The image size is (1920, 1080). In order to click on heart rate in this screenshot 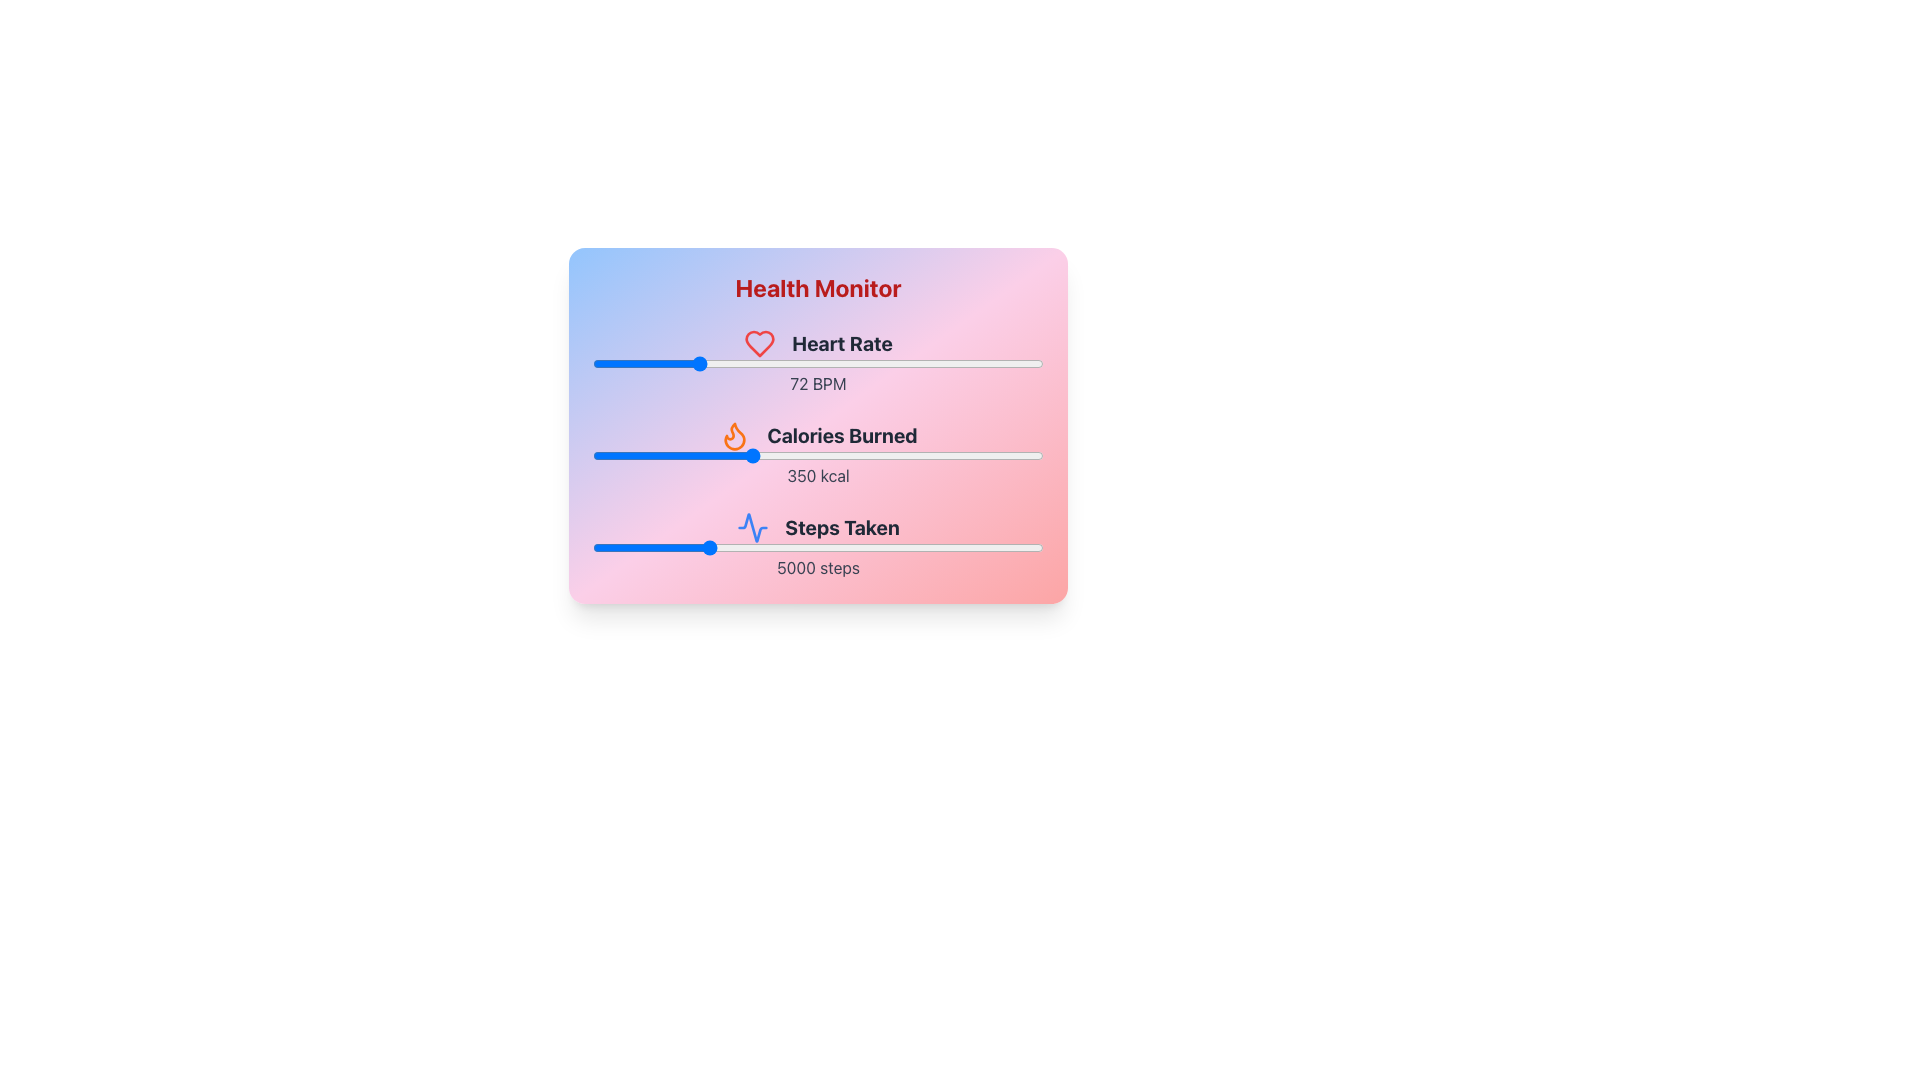, I will do `click(911, 363)`.